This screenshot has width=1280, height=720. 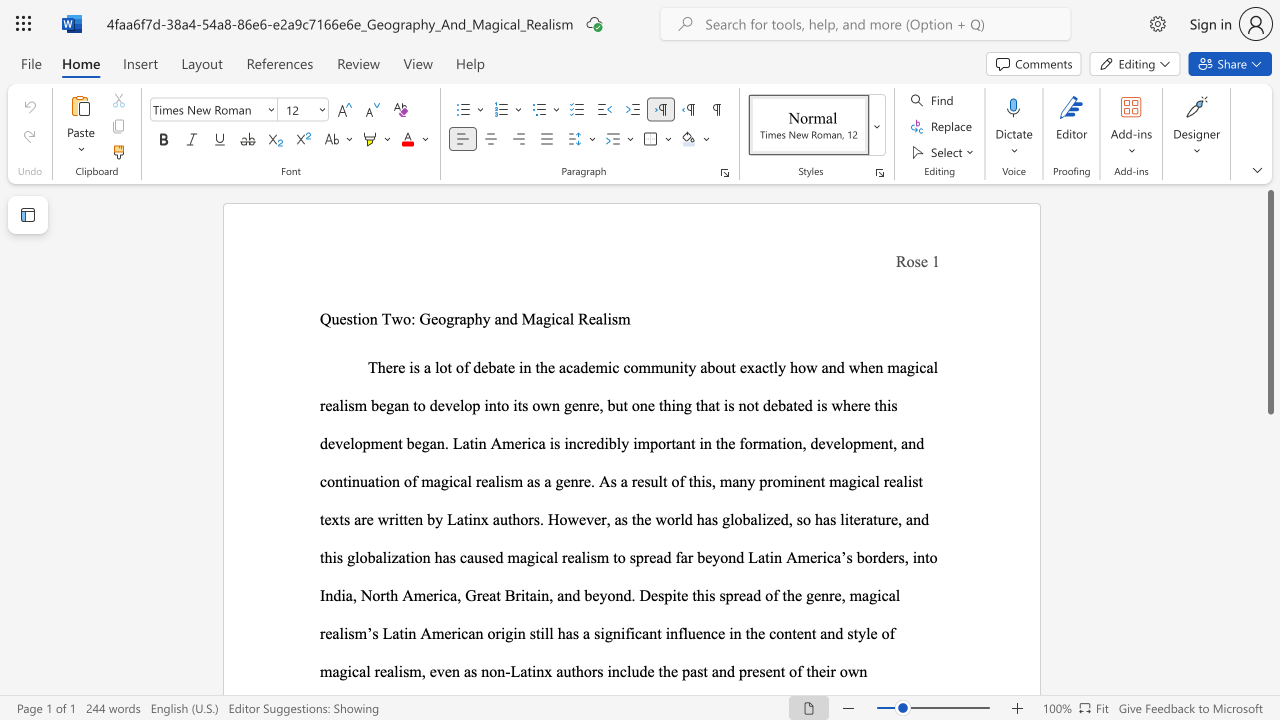 I want to click on the 2th character "d" in the text, so click(x=739, y=557).